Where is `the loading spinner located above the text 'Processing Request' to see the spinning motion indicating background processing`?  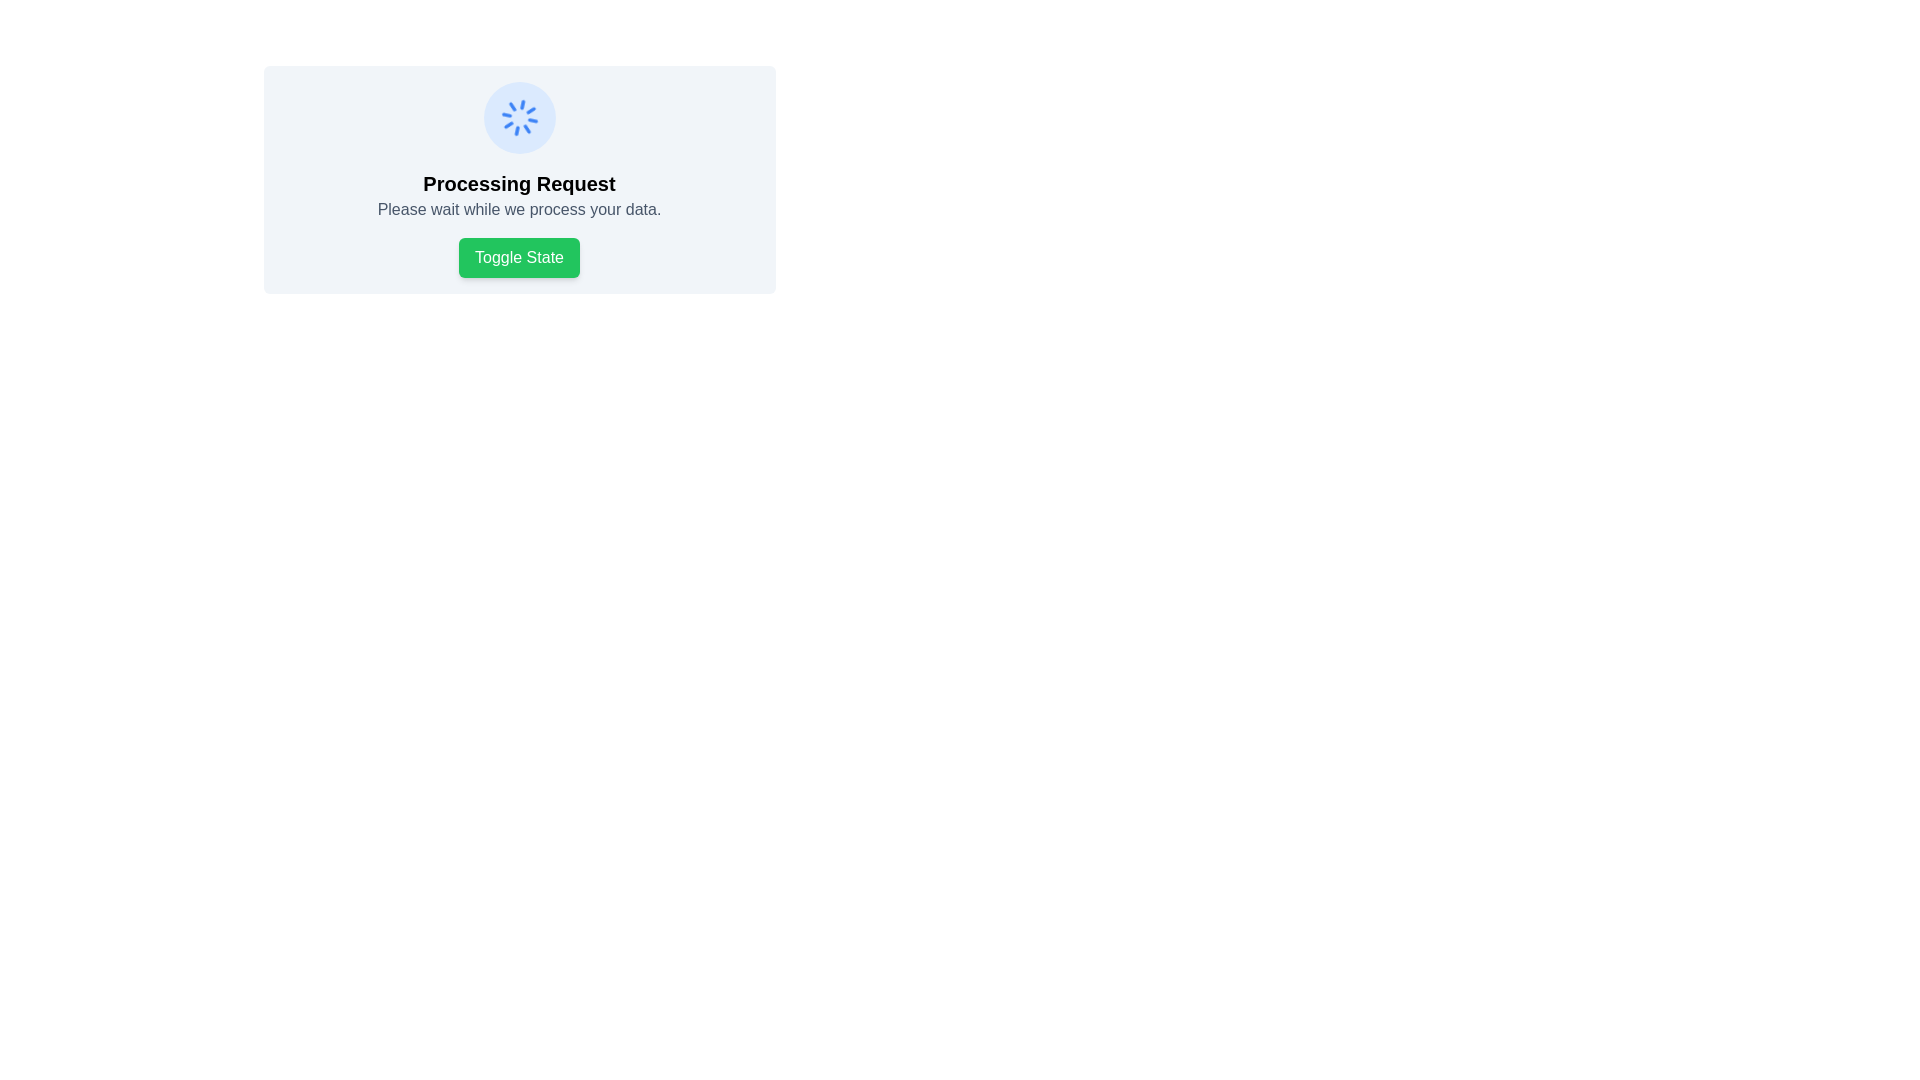 the loading spinner located above the text 'Processing Request' to see the spinning motion indicating background processing is located at coordinates (519, 118).